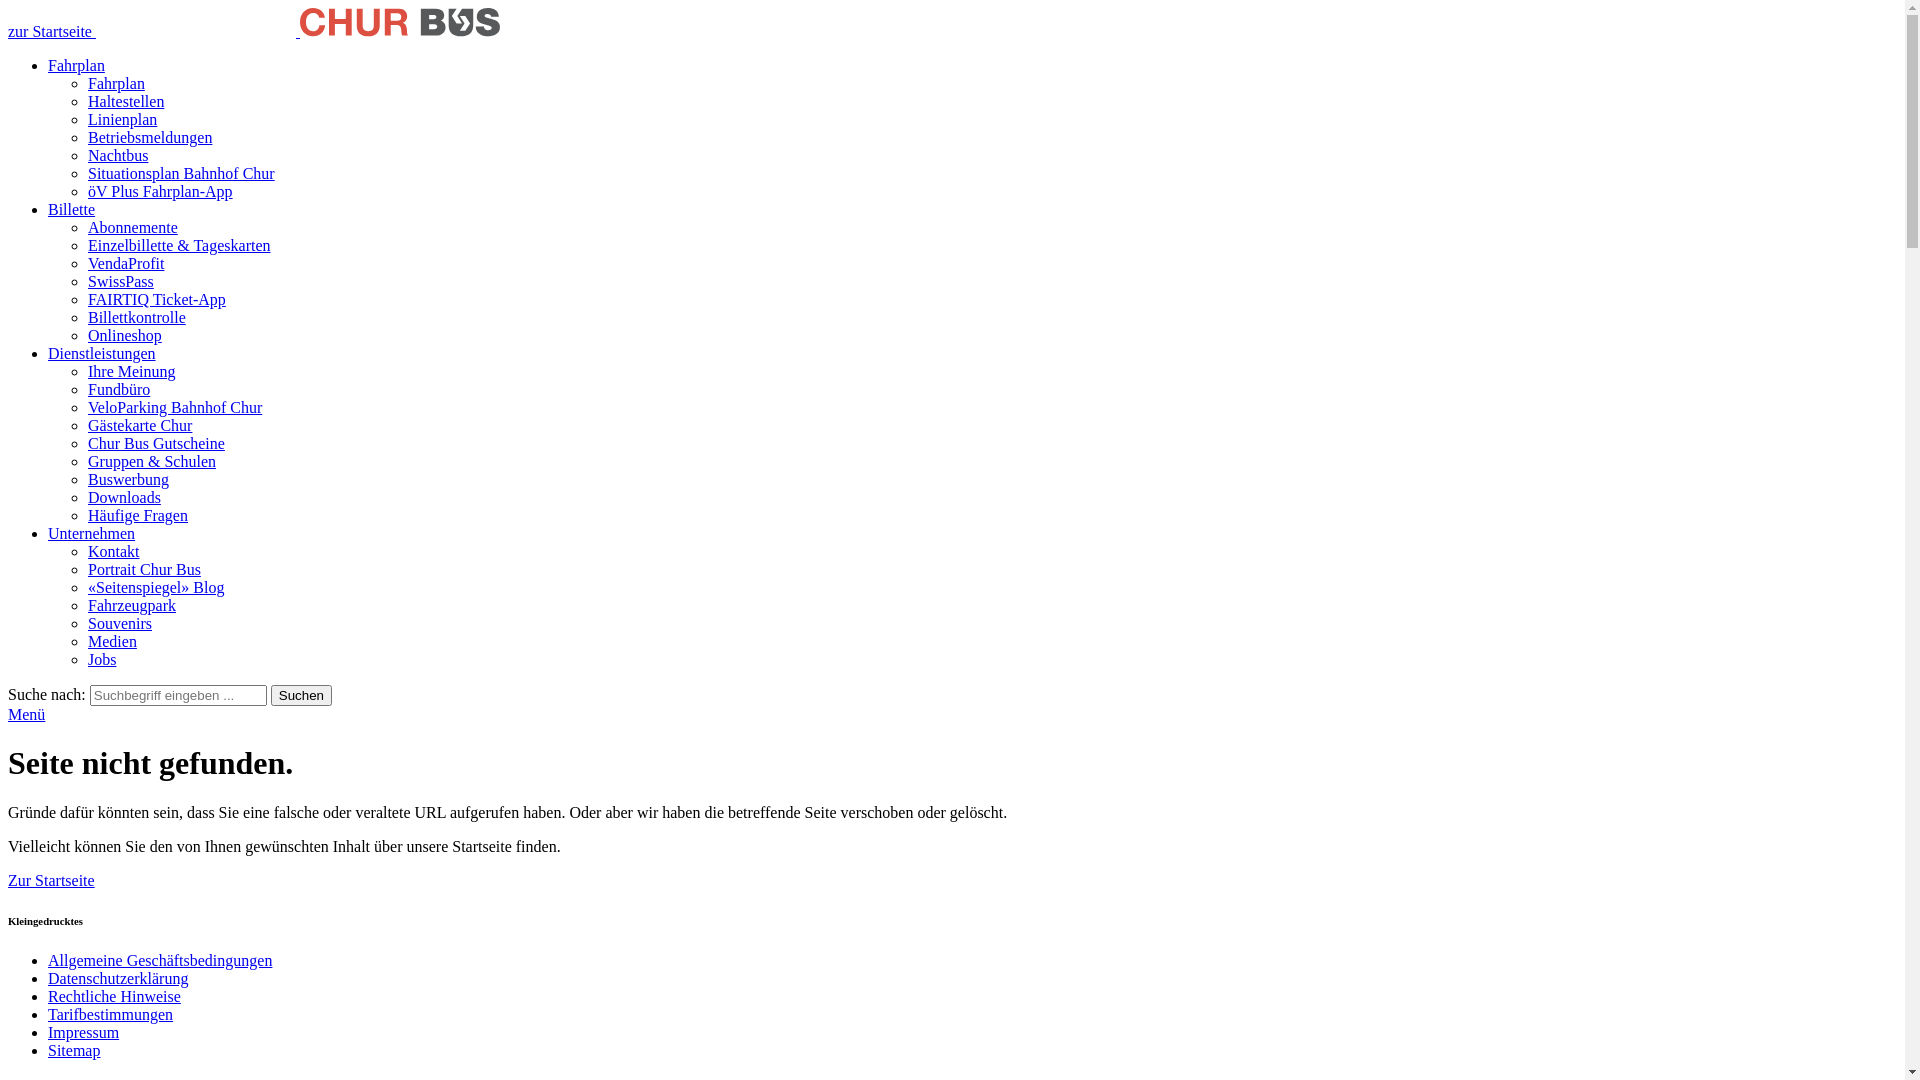  I want to click on 'Betriebsmeldungen', so click(148, 136).